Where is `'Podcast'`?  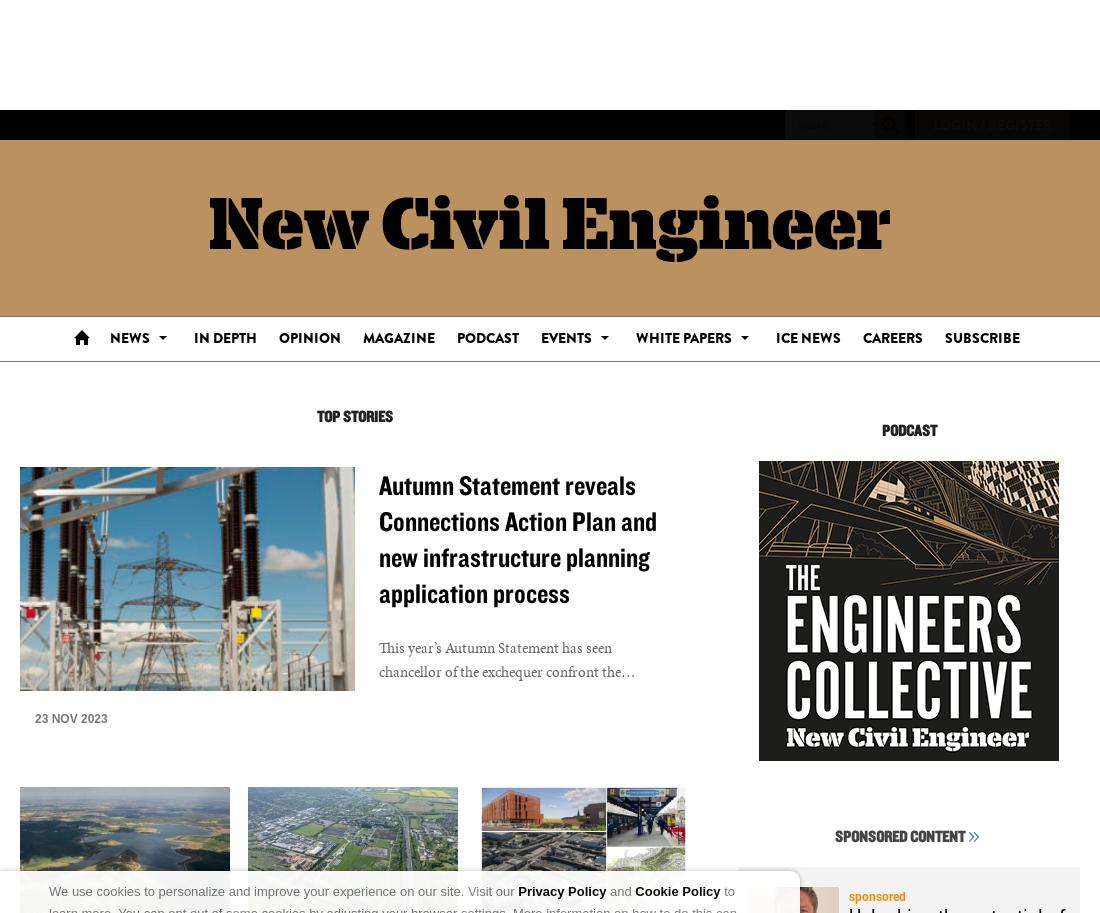 'Podcast' is located at coordinates (487, 337).